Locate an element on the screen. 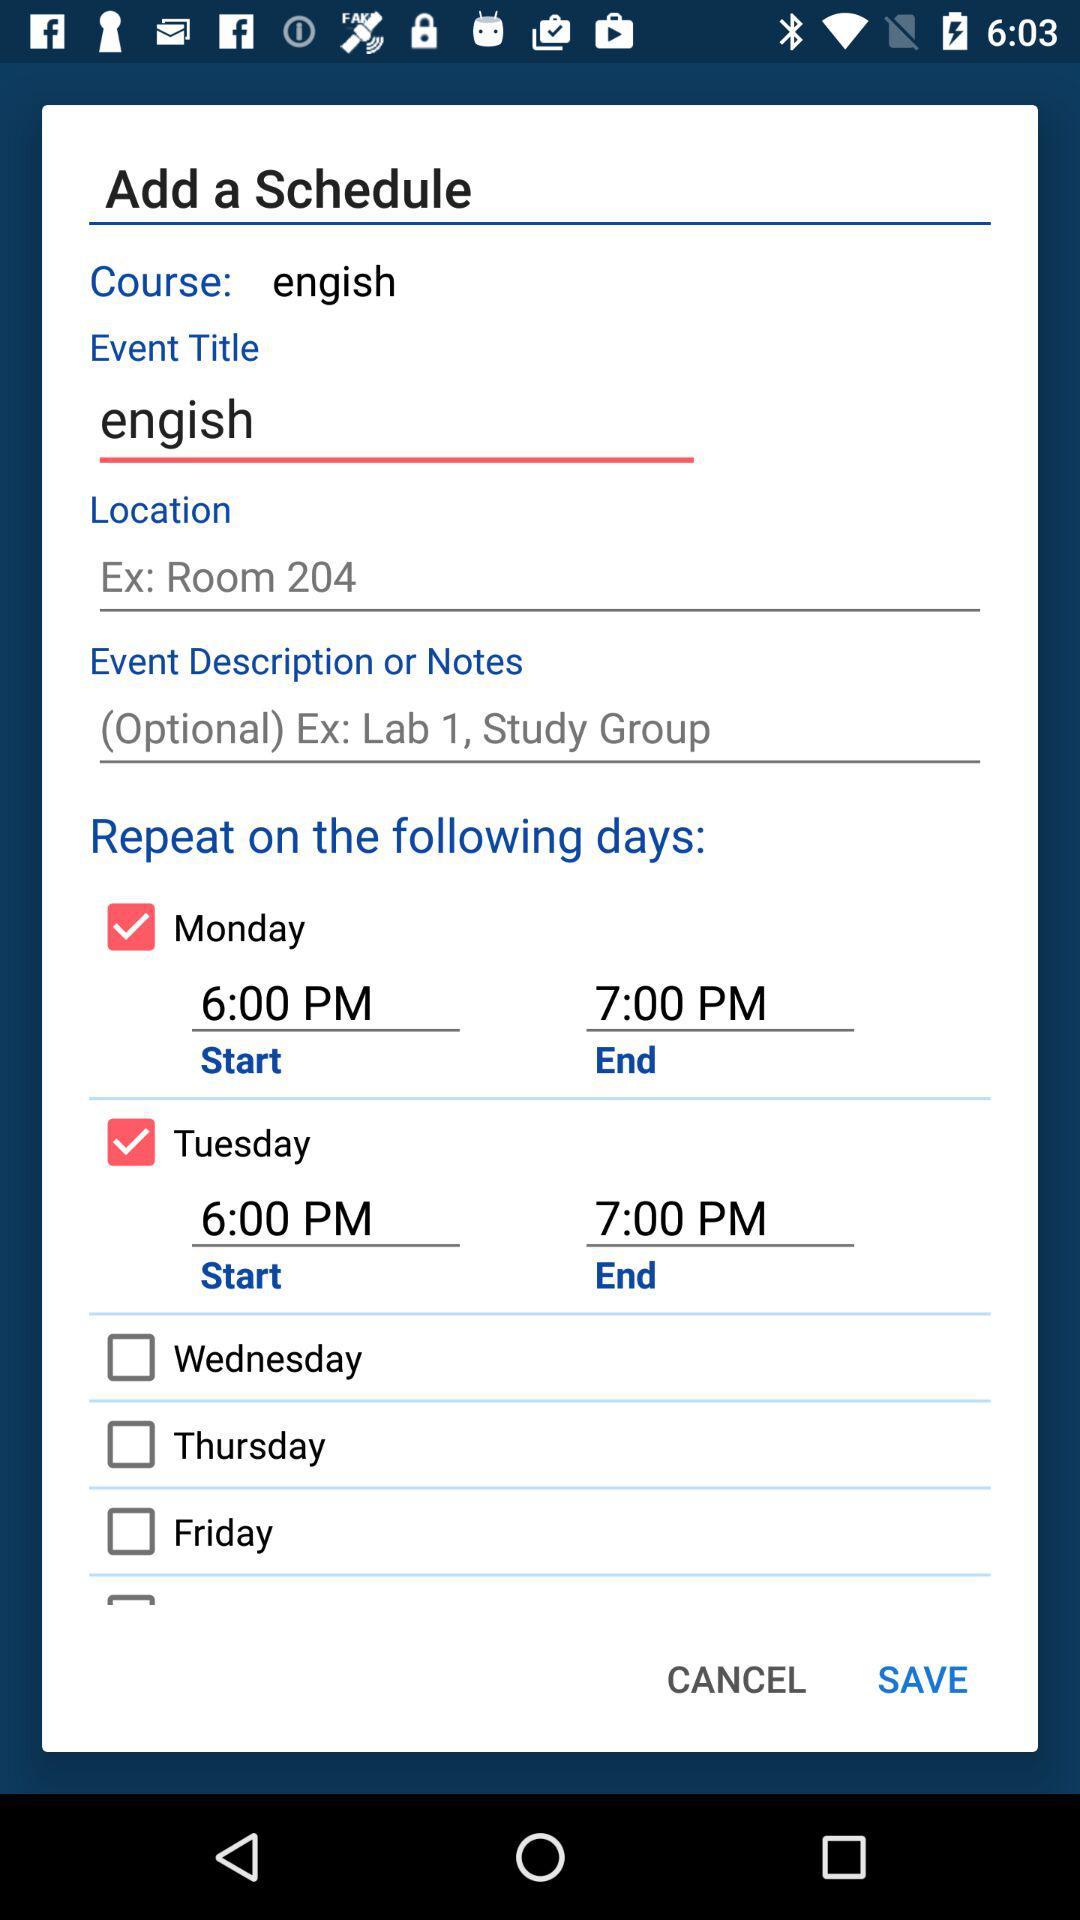  item below repeat on the item is located at coordinates (197, 925).